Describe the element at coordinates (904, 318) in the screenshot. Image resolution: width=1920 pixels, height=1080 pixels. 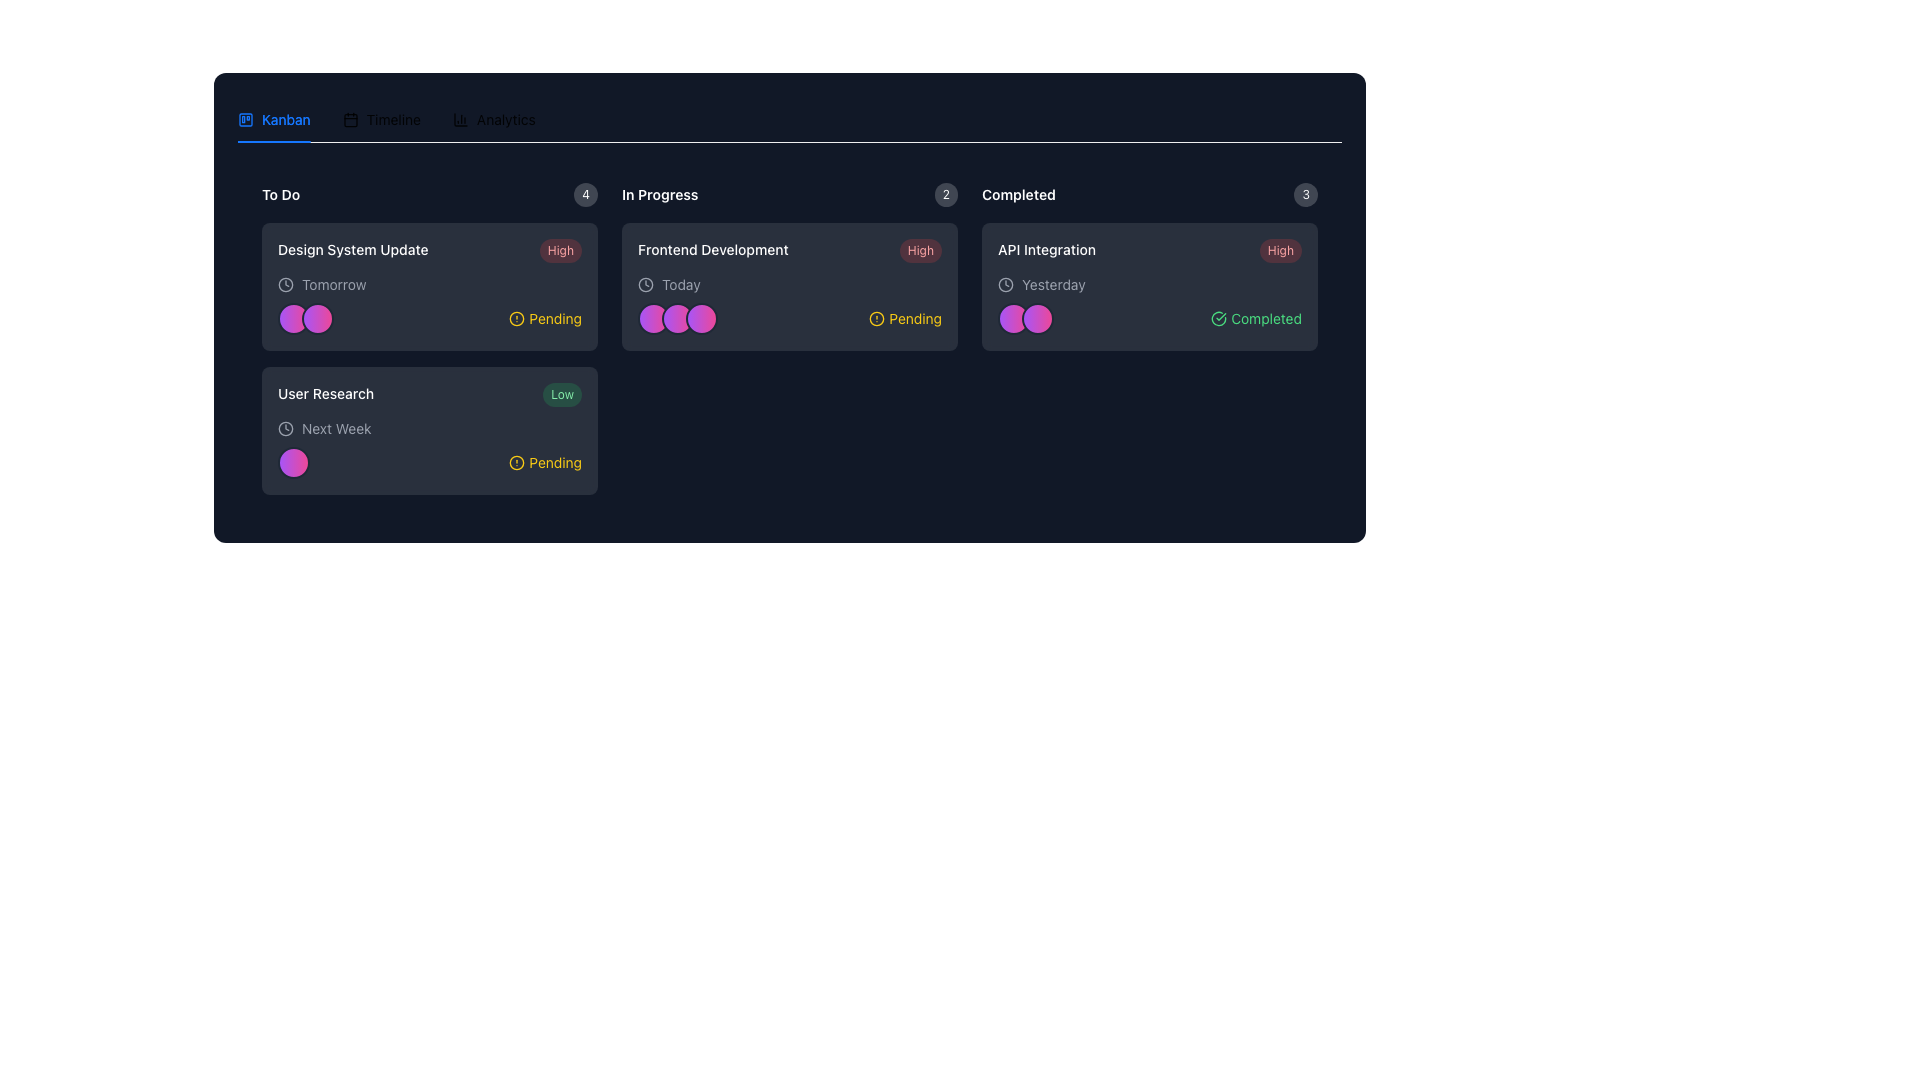
I see `displayed status from the Status indicator showing 'Pending' in yellow, located in the 'Frontend Development' card under the 'In Progress' column` at that location.